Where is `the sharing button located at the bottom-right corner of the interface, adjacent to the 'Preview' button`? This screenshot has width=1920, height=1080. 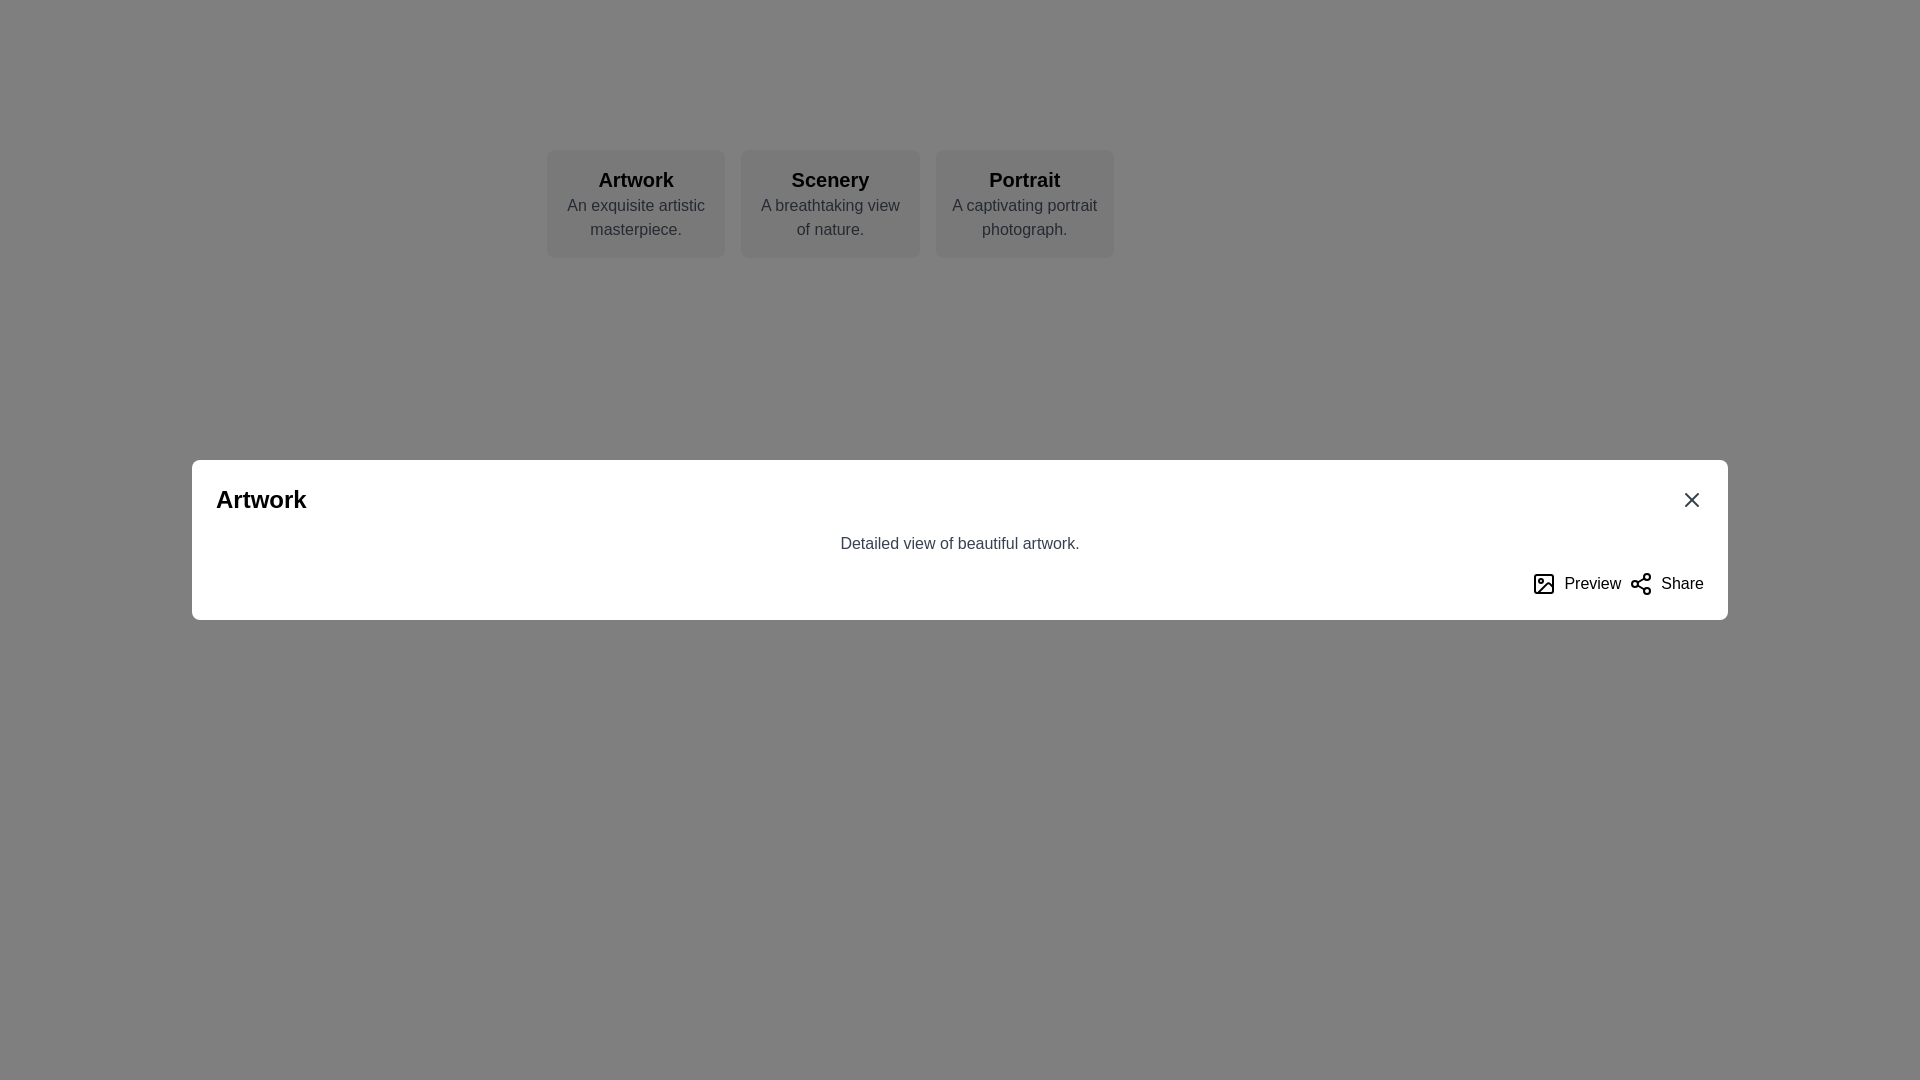 the sharing button located at the bottom-right corner of the interface, adjacent to the 'Preview' button is located at coordinates (1666, 583).